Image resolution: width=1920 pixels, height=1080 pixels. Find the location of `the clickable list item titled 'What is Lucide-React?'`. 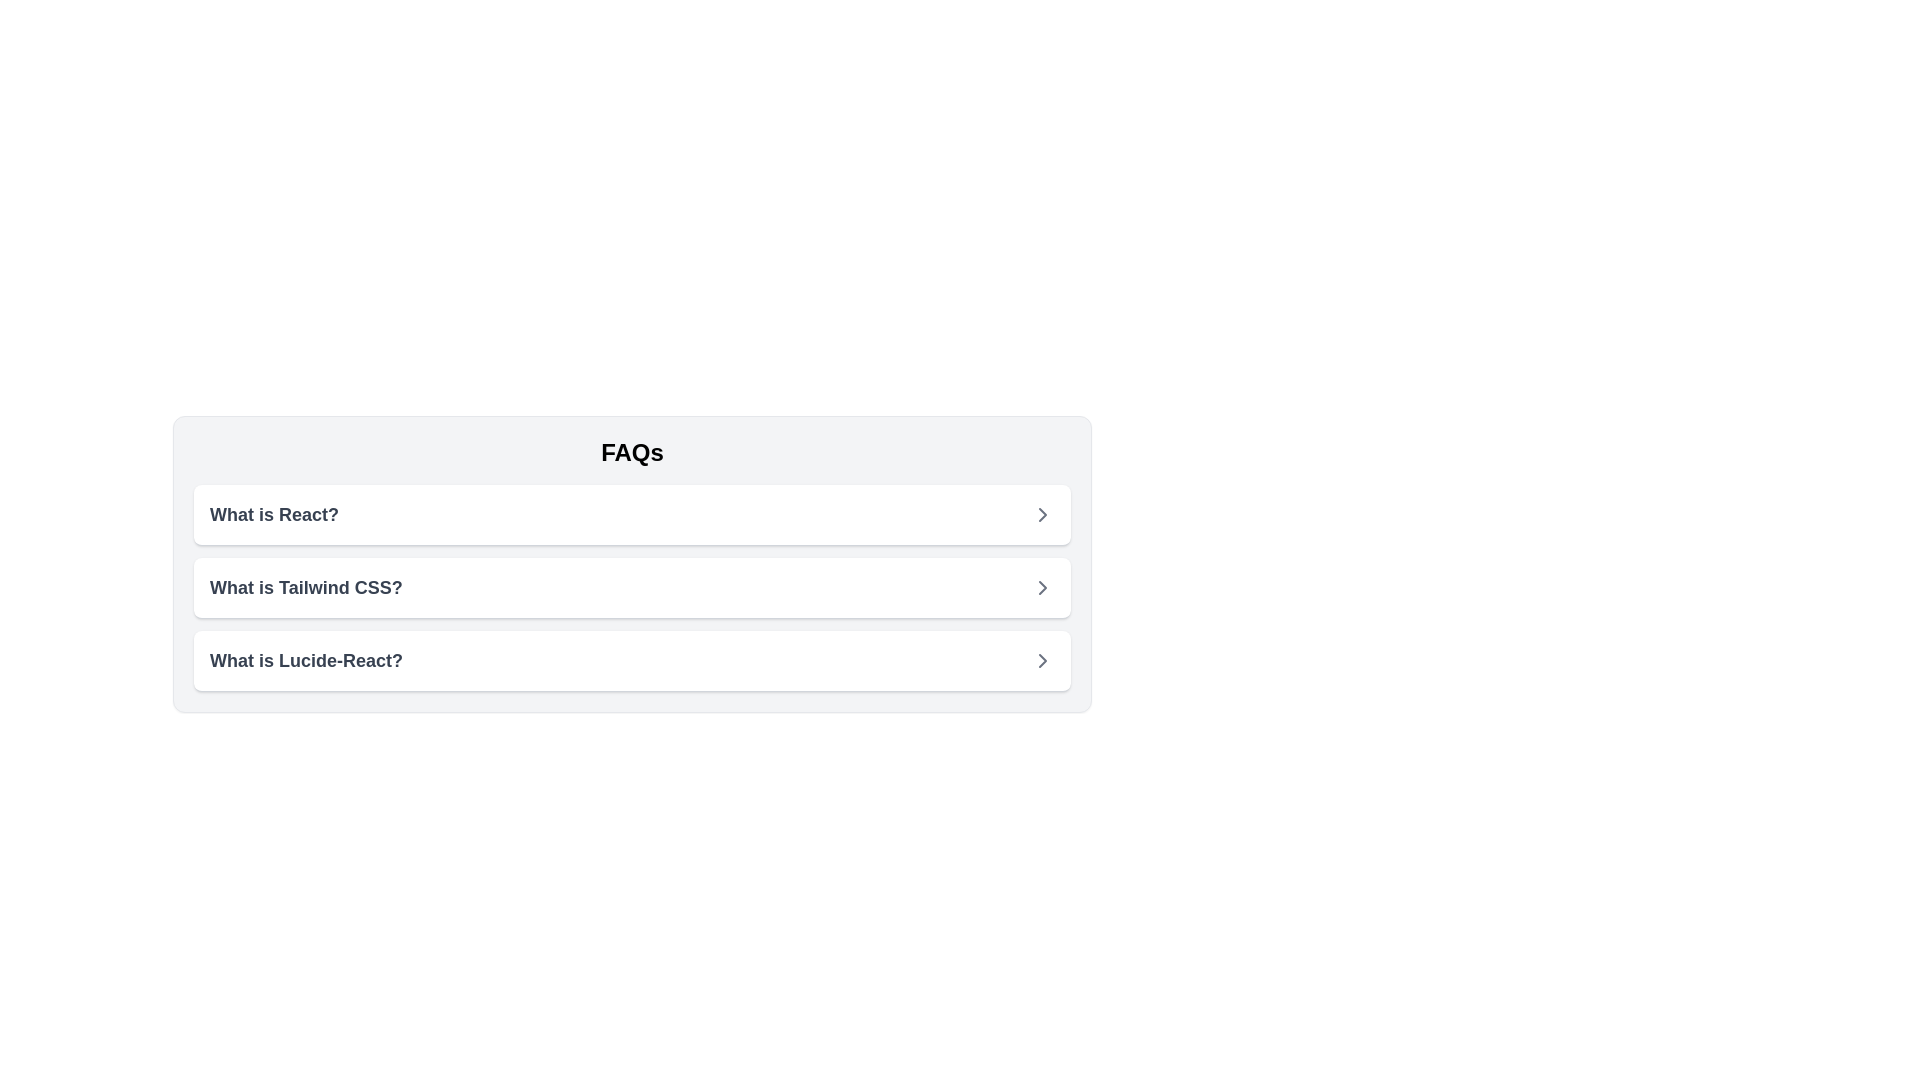

the clickable list item titled 'What is Lucide-React?' is located at coordinates (631, 660).